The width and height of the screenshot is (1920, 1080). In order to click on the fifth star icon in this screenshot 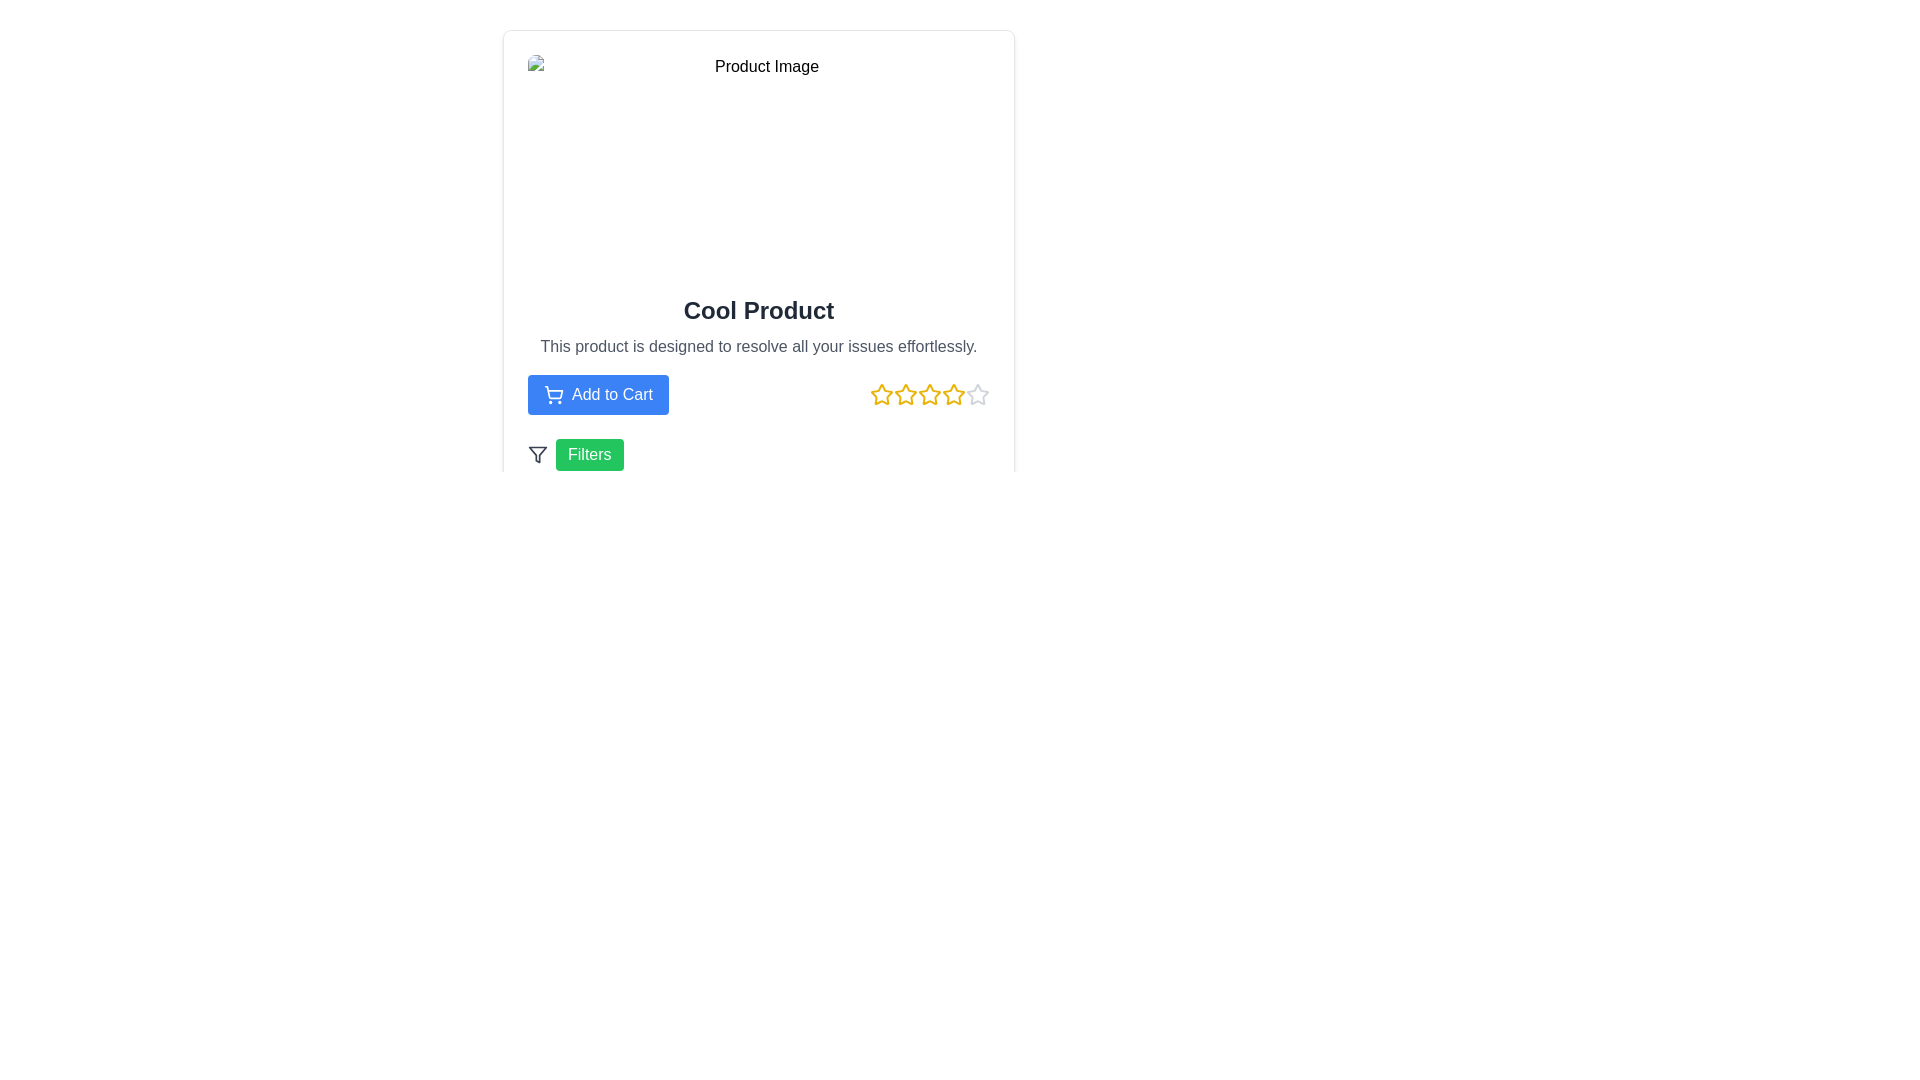, I will do `click(978, 394)`.